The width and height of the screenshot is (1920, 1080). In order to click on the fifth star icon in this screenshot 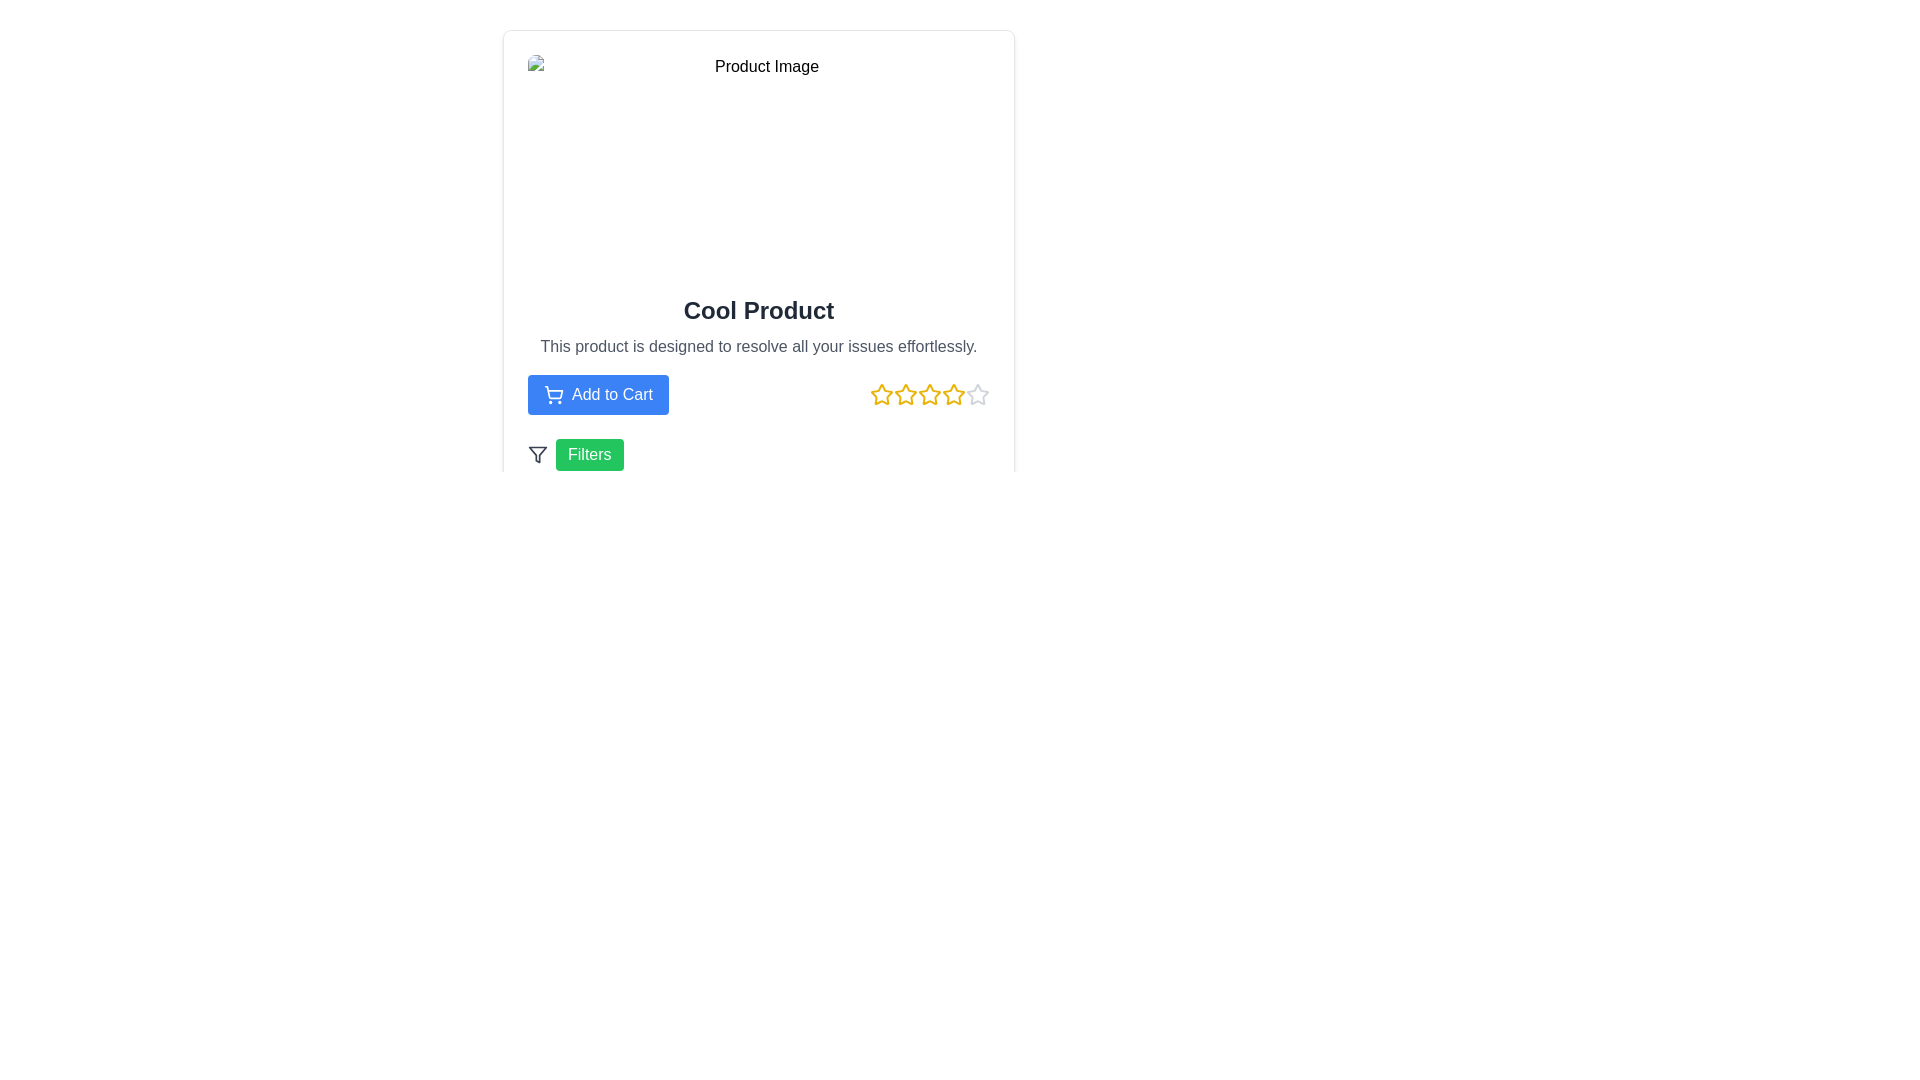, I will do `click(978, 394)`.